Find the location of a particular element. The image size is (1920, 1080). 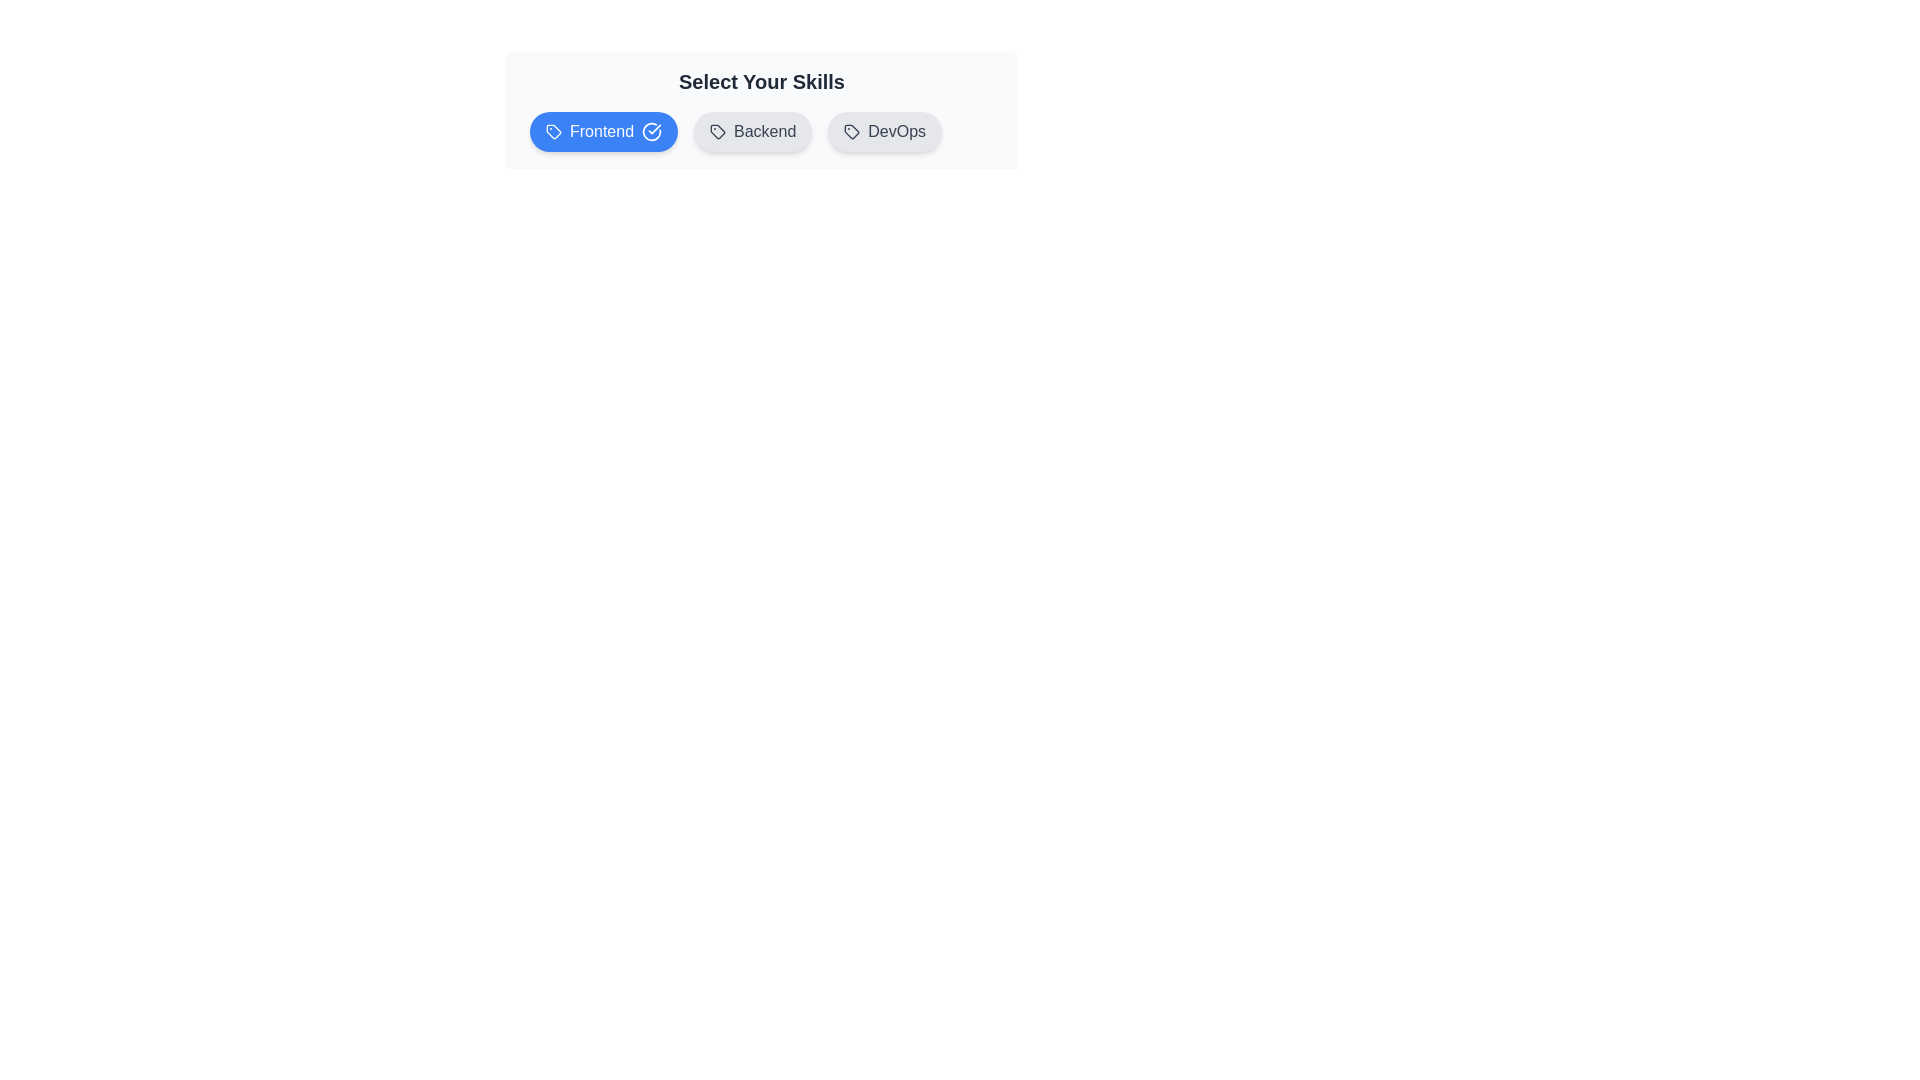

the skill tag Frontend to toggle its selection state is located at coordinates (603, 131).